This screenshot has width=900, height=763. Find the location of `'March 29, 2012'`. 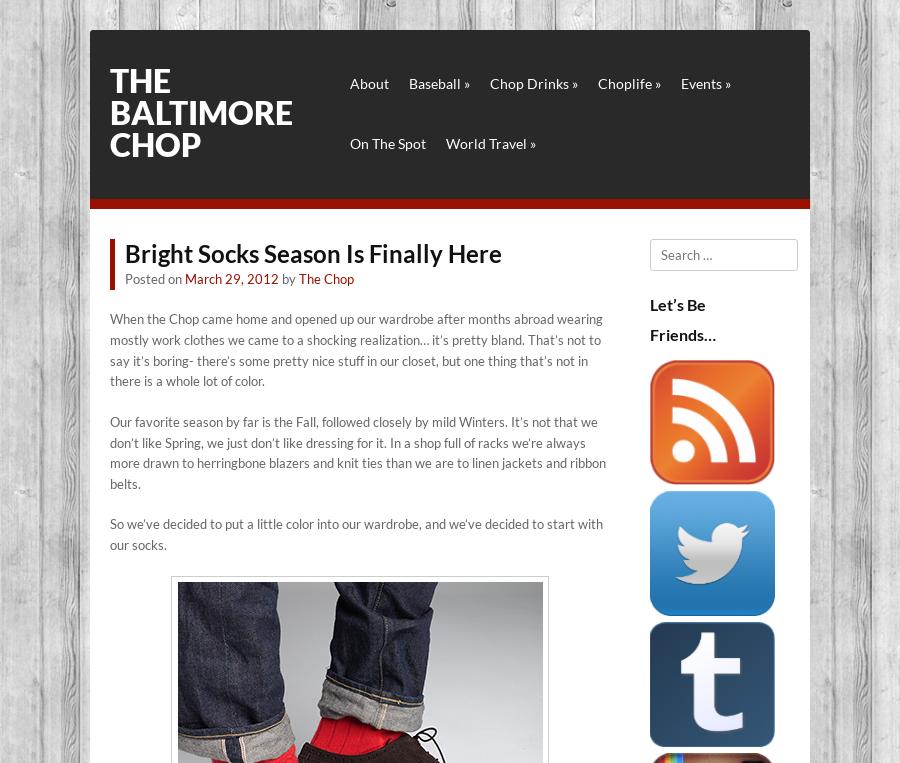

'March 29, 2012' is located at coordinates (231, 278).